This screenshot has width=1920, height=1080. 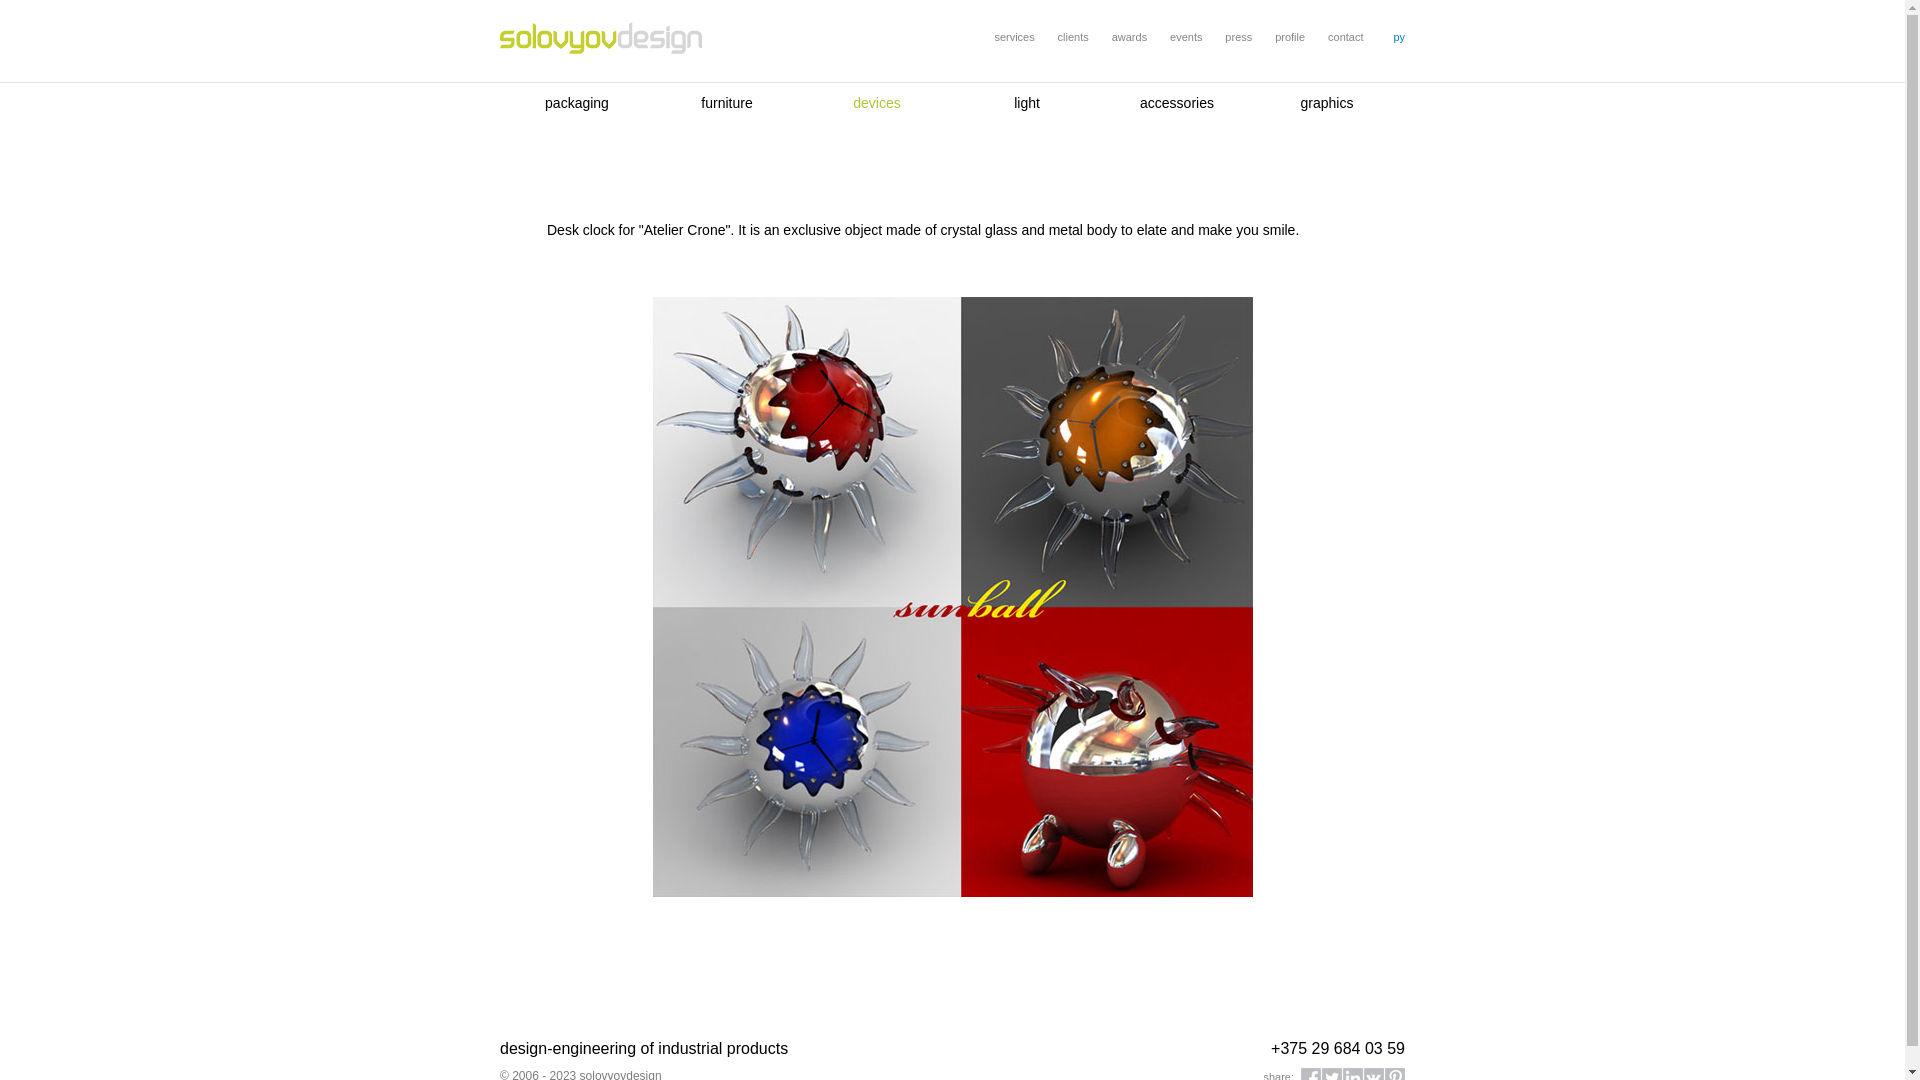 What do you see at coordinates (1270, 1047) in the screenshot?
I see `'+375 29 684 03 59'` at bounding box center [1270, 1047].